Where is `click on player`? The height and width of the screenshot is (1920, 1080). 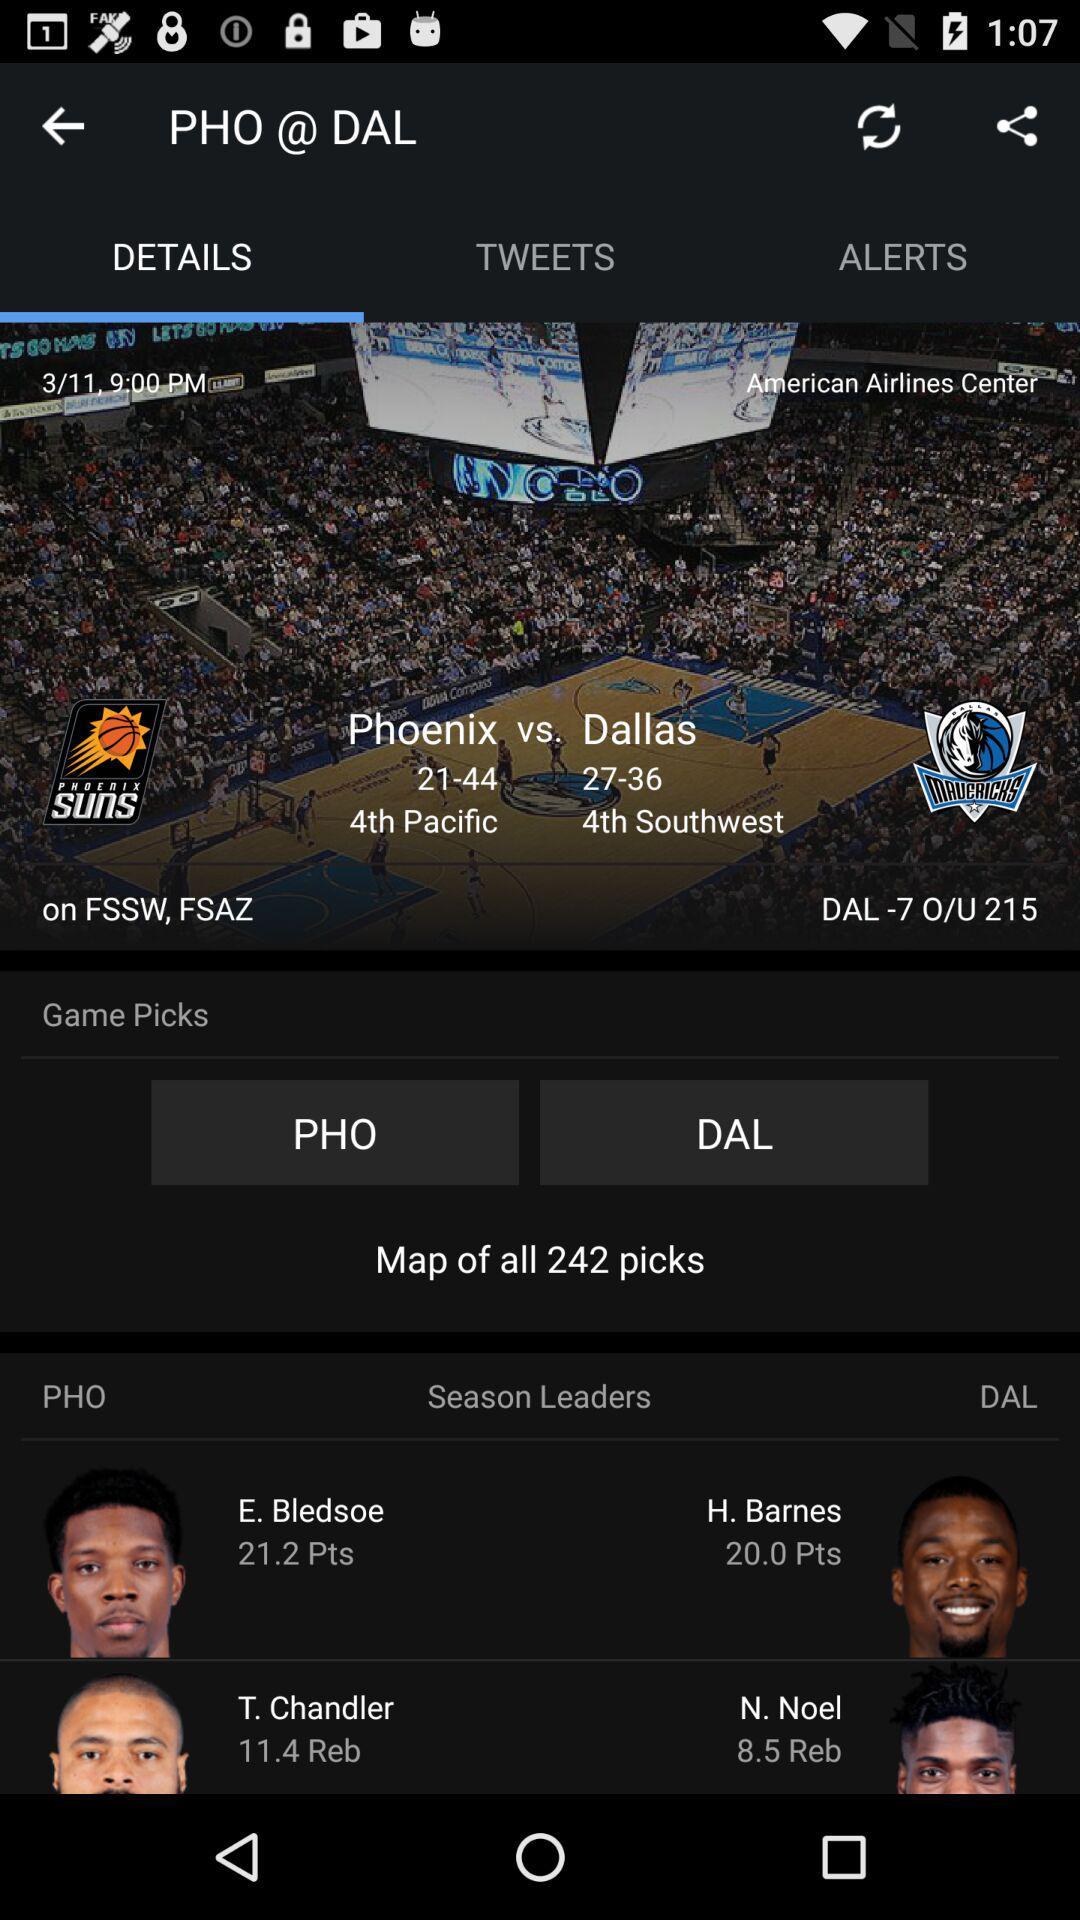
click on player is located at coordinates (922, 1559).